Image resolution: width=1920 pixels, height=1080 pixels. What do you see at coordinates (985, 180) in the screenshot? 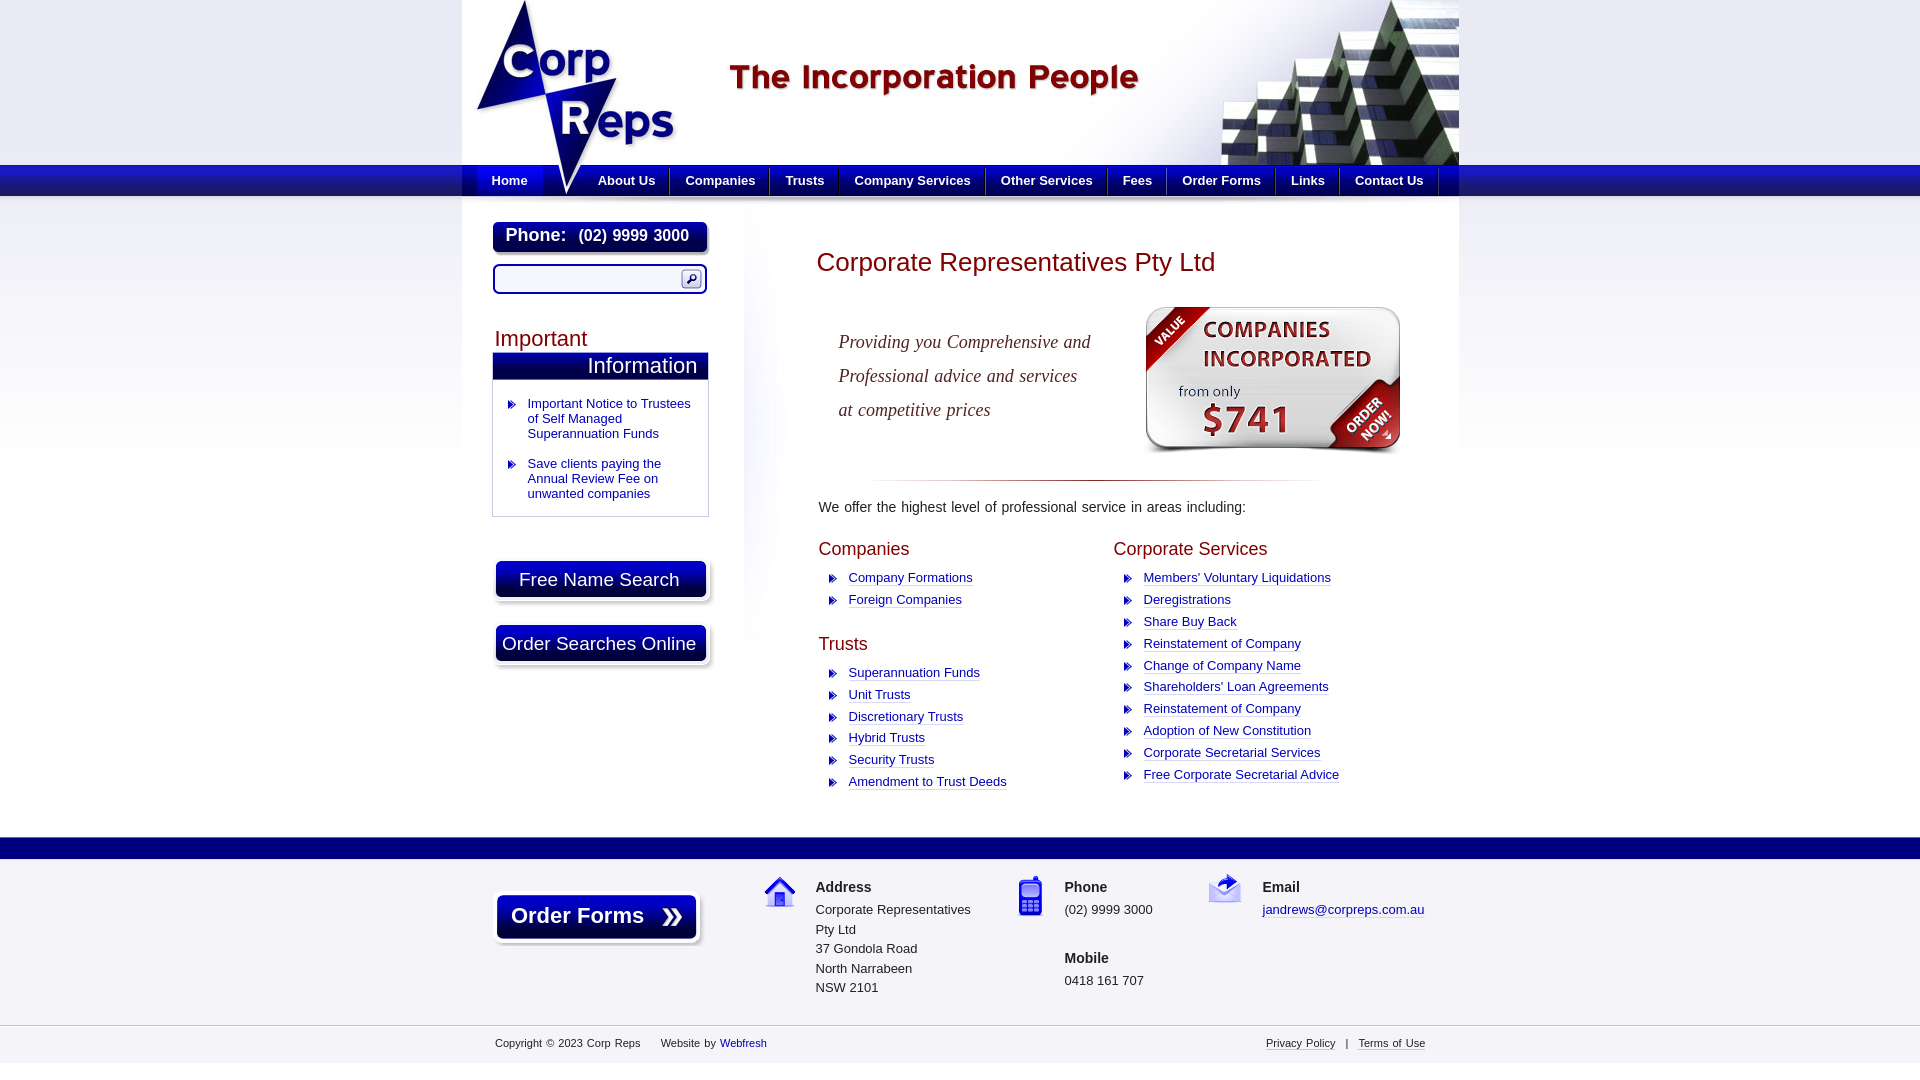
I see `'Other Services'` at bounding box center [985, 180].